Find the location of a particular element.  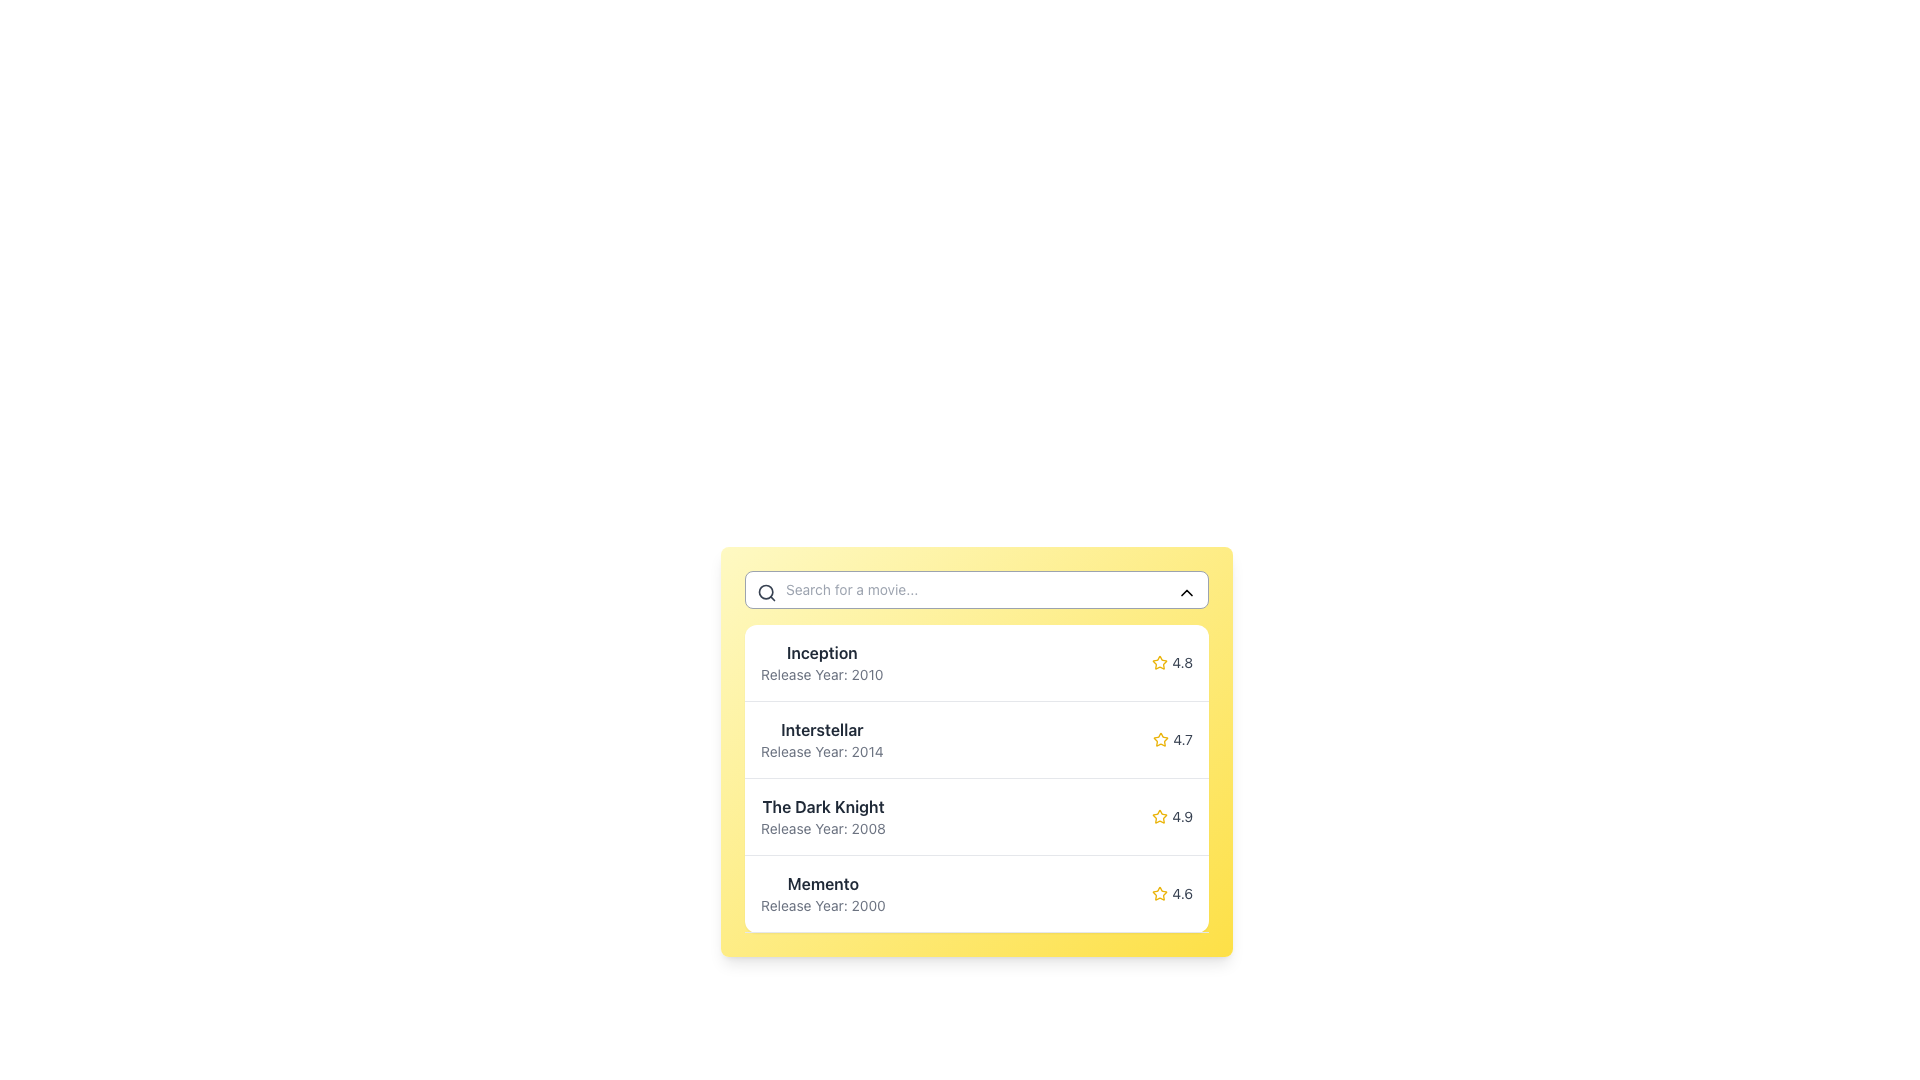

the text element displaying 'Release Year: 2000', which is styled with a smaller font size and gray color, located below the title 'Memento' in the movie listing is located at coordinates (823, 906).